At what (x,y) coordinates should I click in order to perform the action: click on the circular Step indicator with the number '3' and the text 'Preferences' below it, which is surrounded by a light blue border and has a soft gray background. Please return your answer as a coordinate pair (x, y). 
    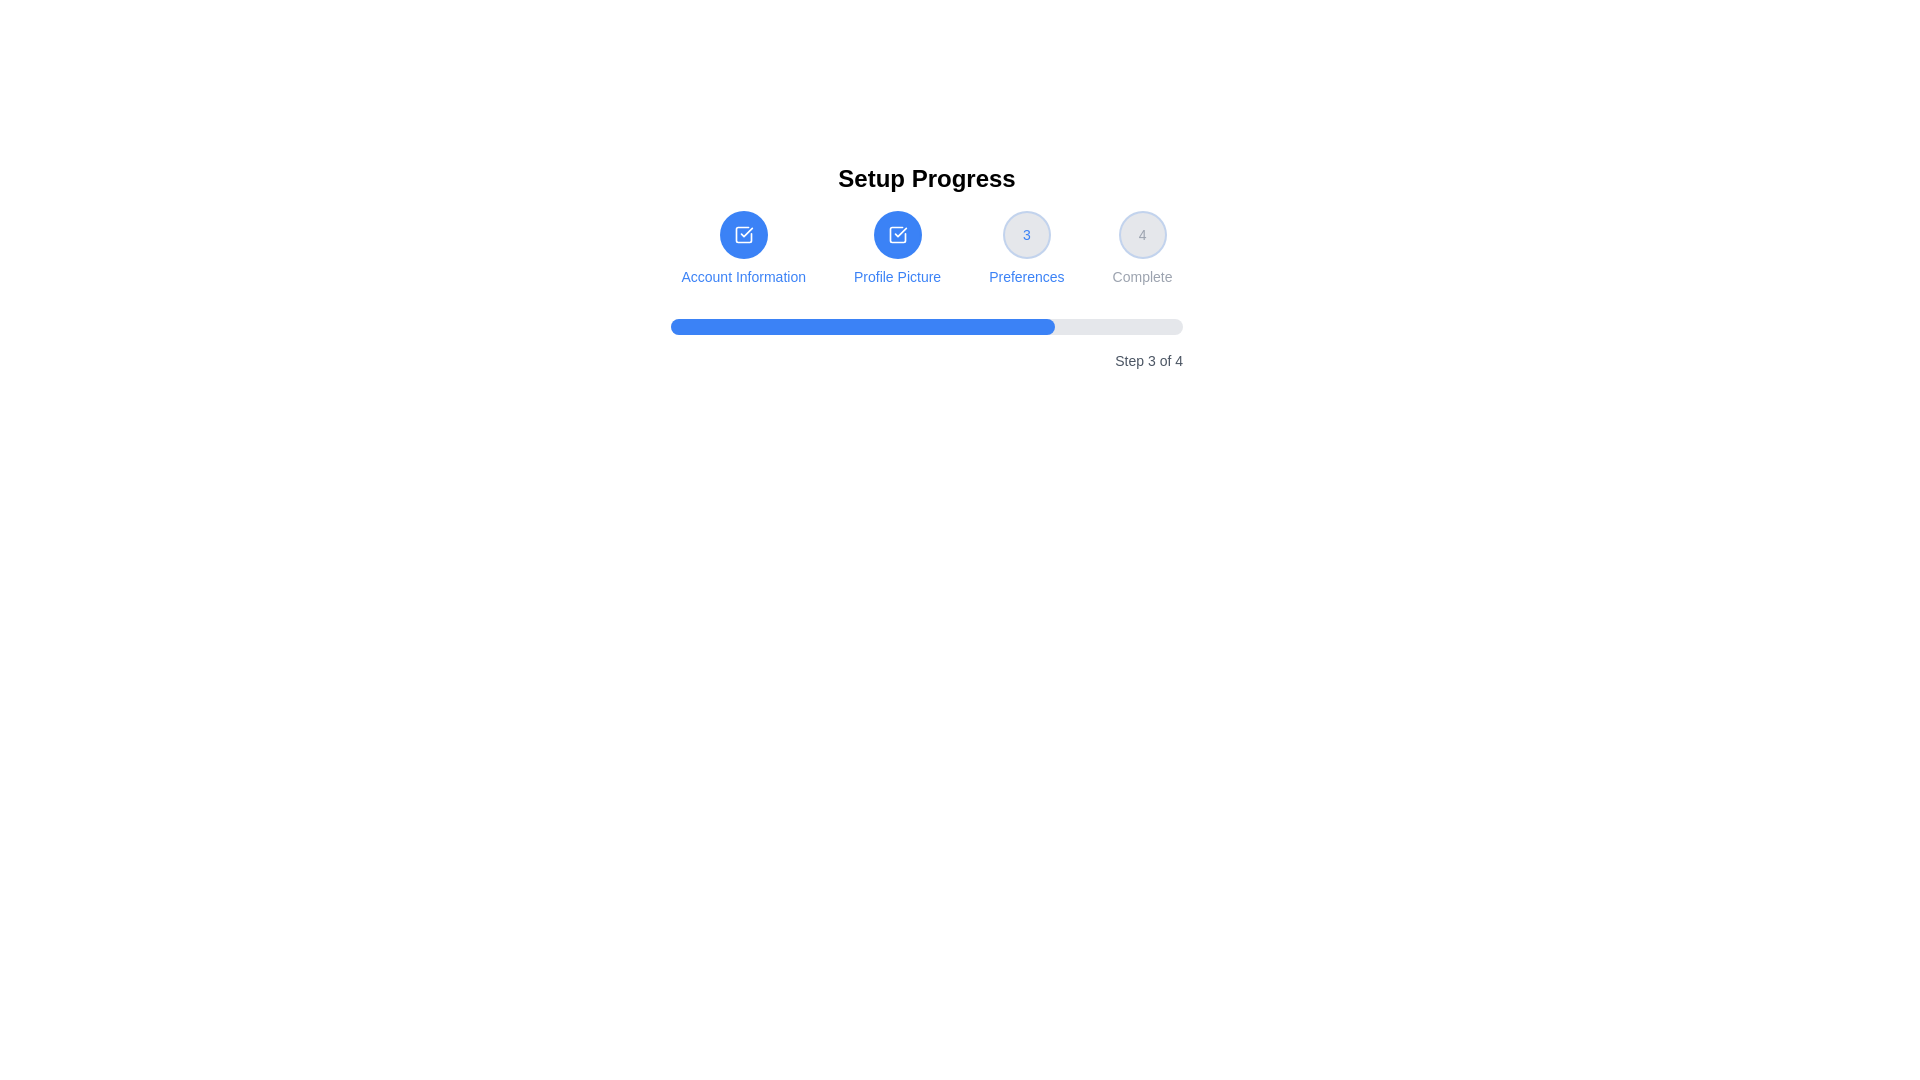
    Looking at the image, I should click on (1026, 248).